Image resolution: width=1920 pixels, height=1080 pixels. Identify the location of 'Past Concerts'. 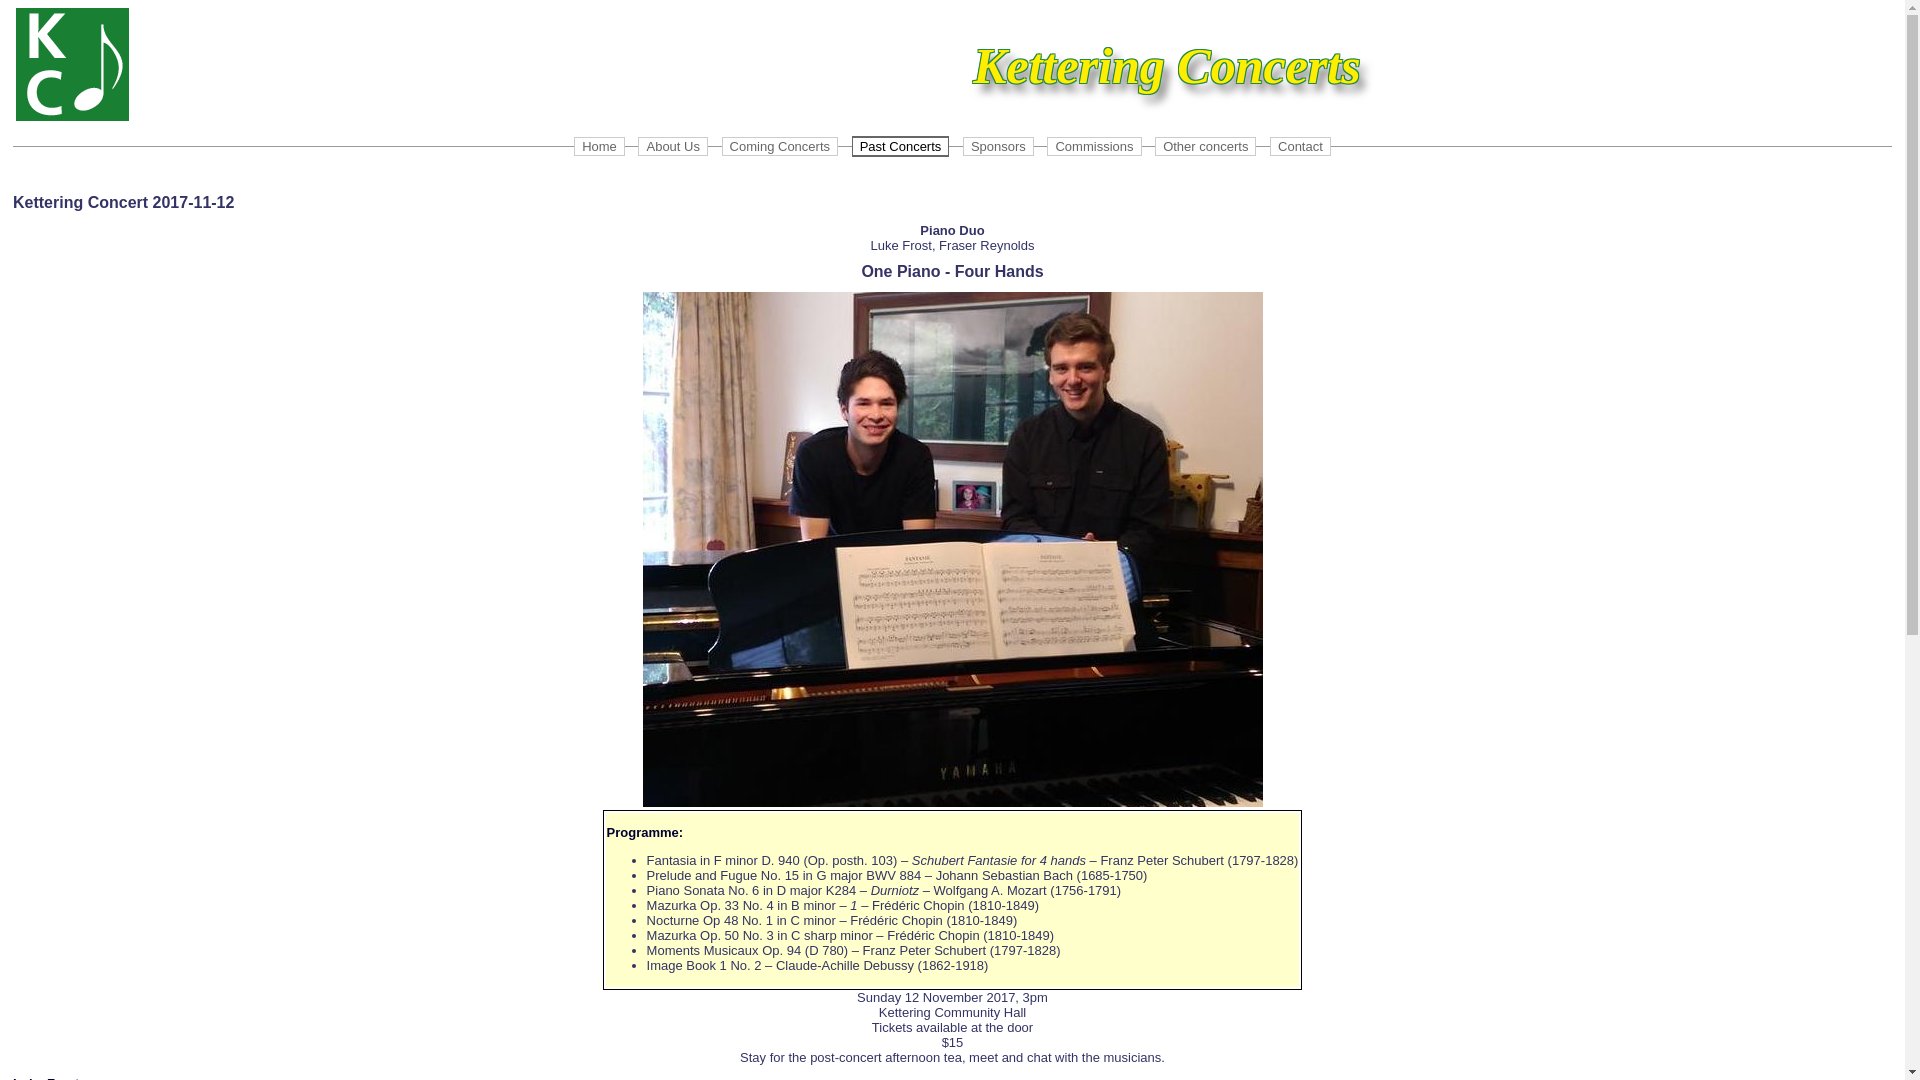
(900, 145).